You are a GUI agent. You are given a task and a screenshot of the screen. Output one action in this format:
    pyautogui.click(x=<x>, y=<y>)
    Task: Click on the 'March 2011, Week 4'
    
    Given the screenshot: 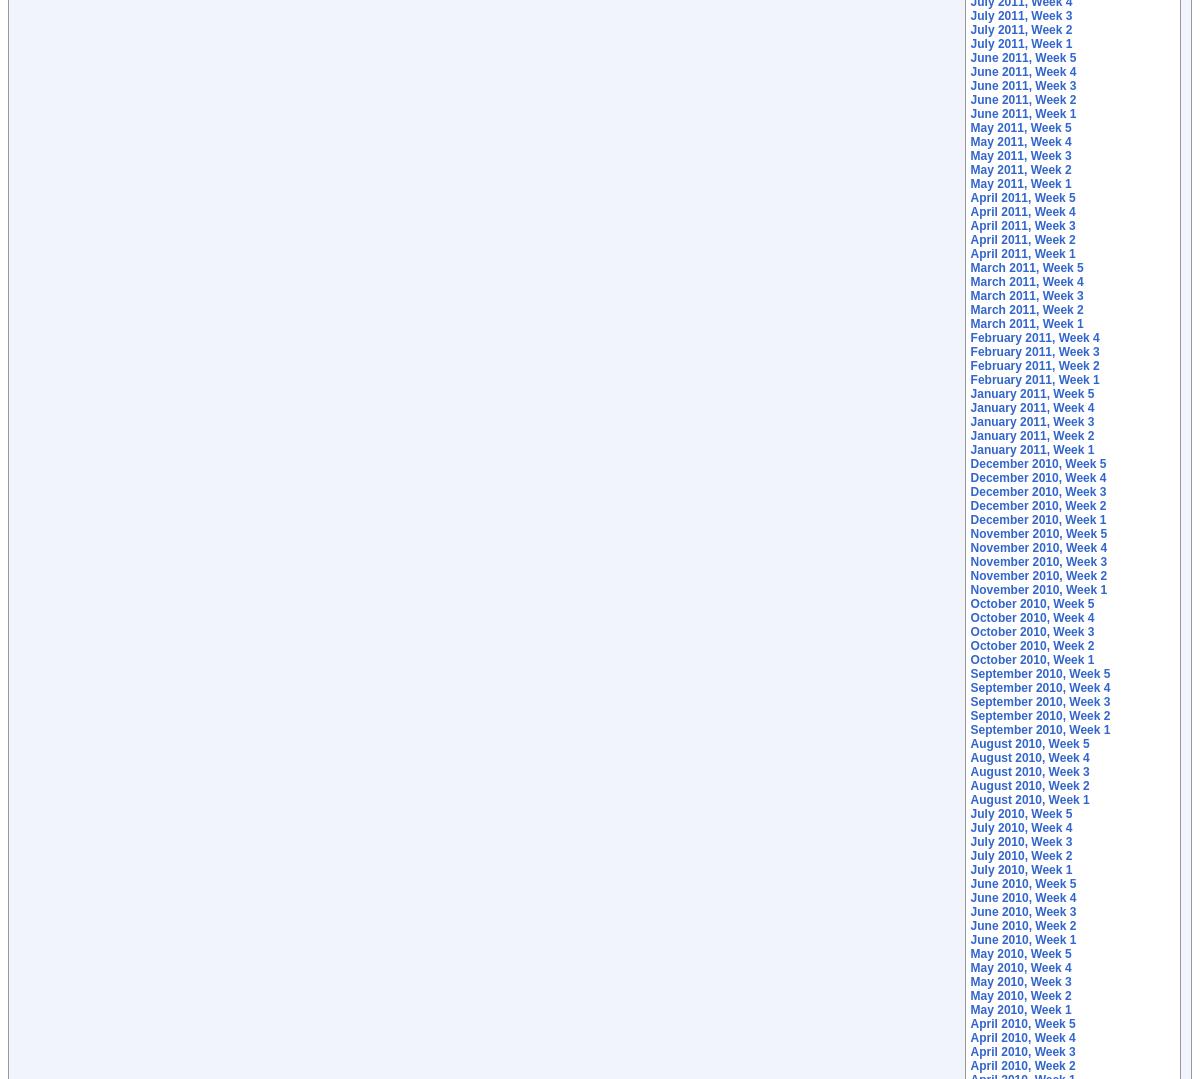 What is the action you would take?
    pyautogui.click(x=969, y=282)
    